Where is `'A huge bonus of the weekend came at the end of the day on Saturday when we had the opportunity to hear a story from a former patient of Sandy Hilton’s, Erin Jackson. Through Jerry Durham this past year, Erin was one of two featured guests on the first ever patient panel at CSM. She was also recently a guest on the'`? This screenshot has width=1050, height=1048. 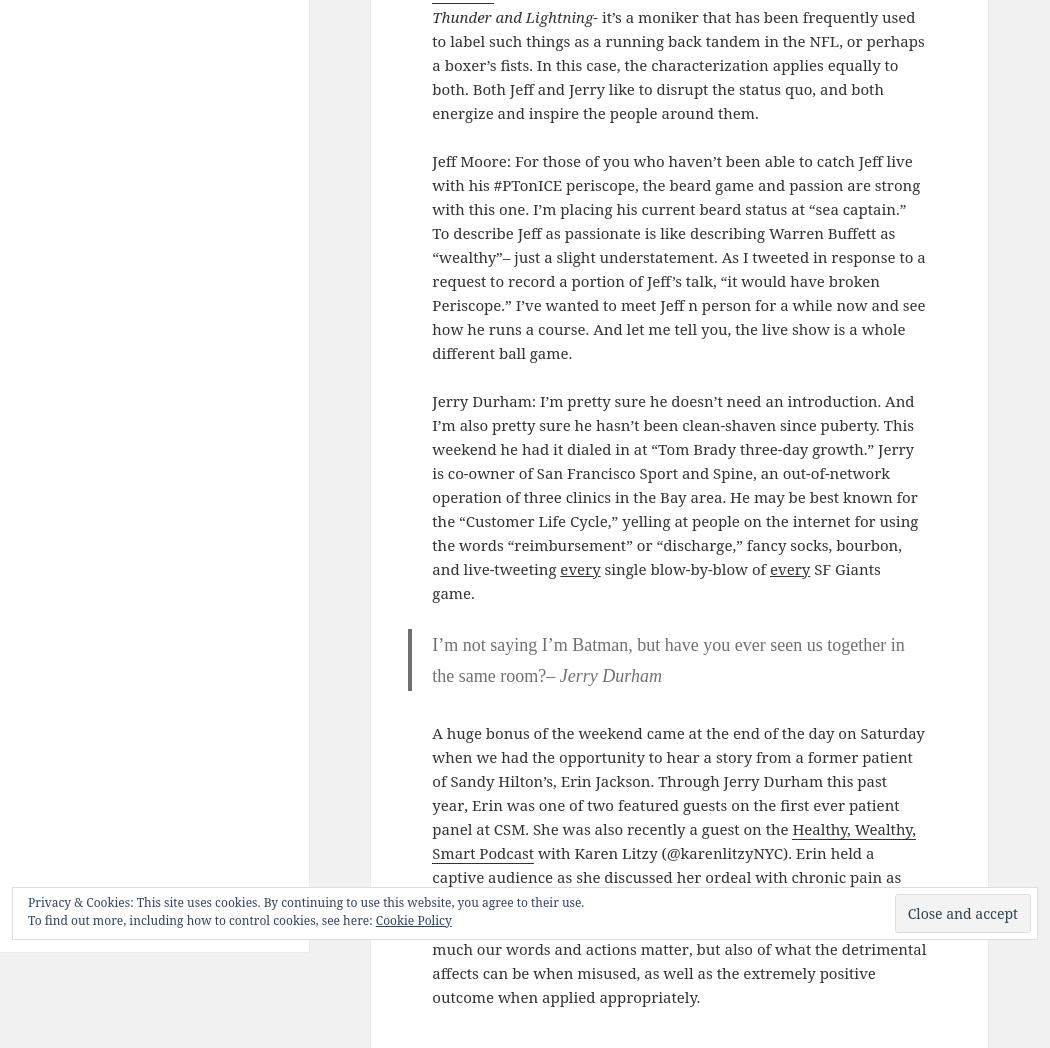
'A huge bonus of the weekend came at the end of the day on Saturday when we had the opportunity to hear a story from a former patient of Sandy Hilton’s, Erin Jackson. Through Jerry Durham this past year, Erin was one of two featured guests on the first ever patient panel at CSM. She was also recently a guest on the' is located at coordinates (430, 780).